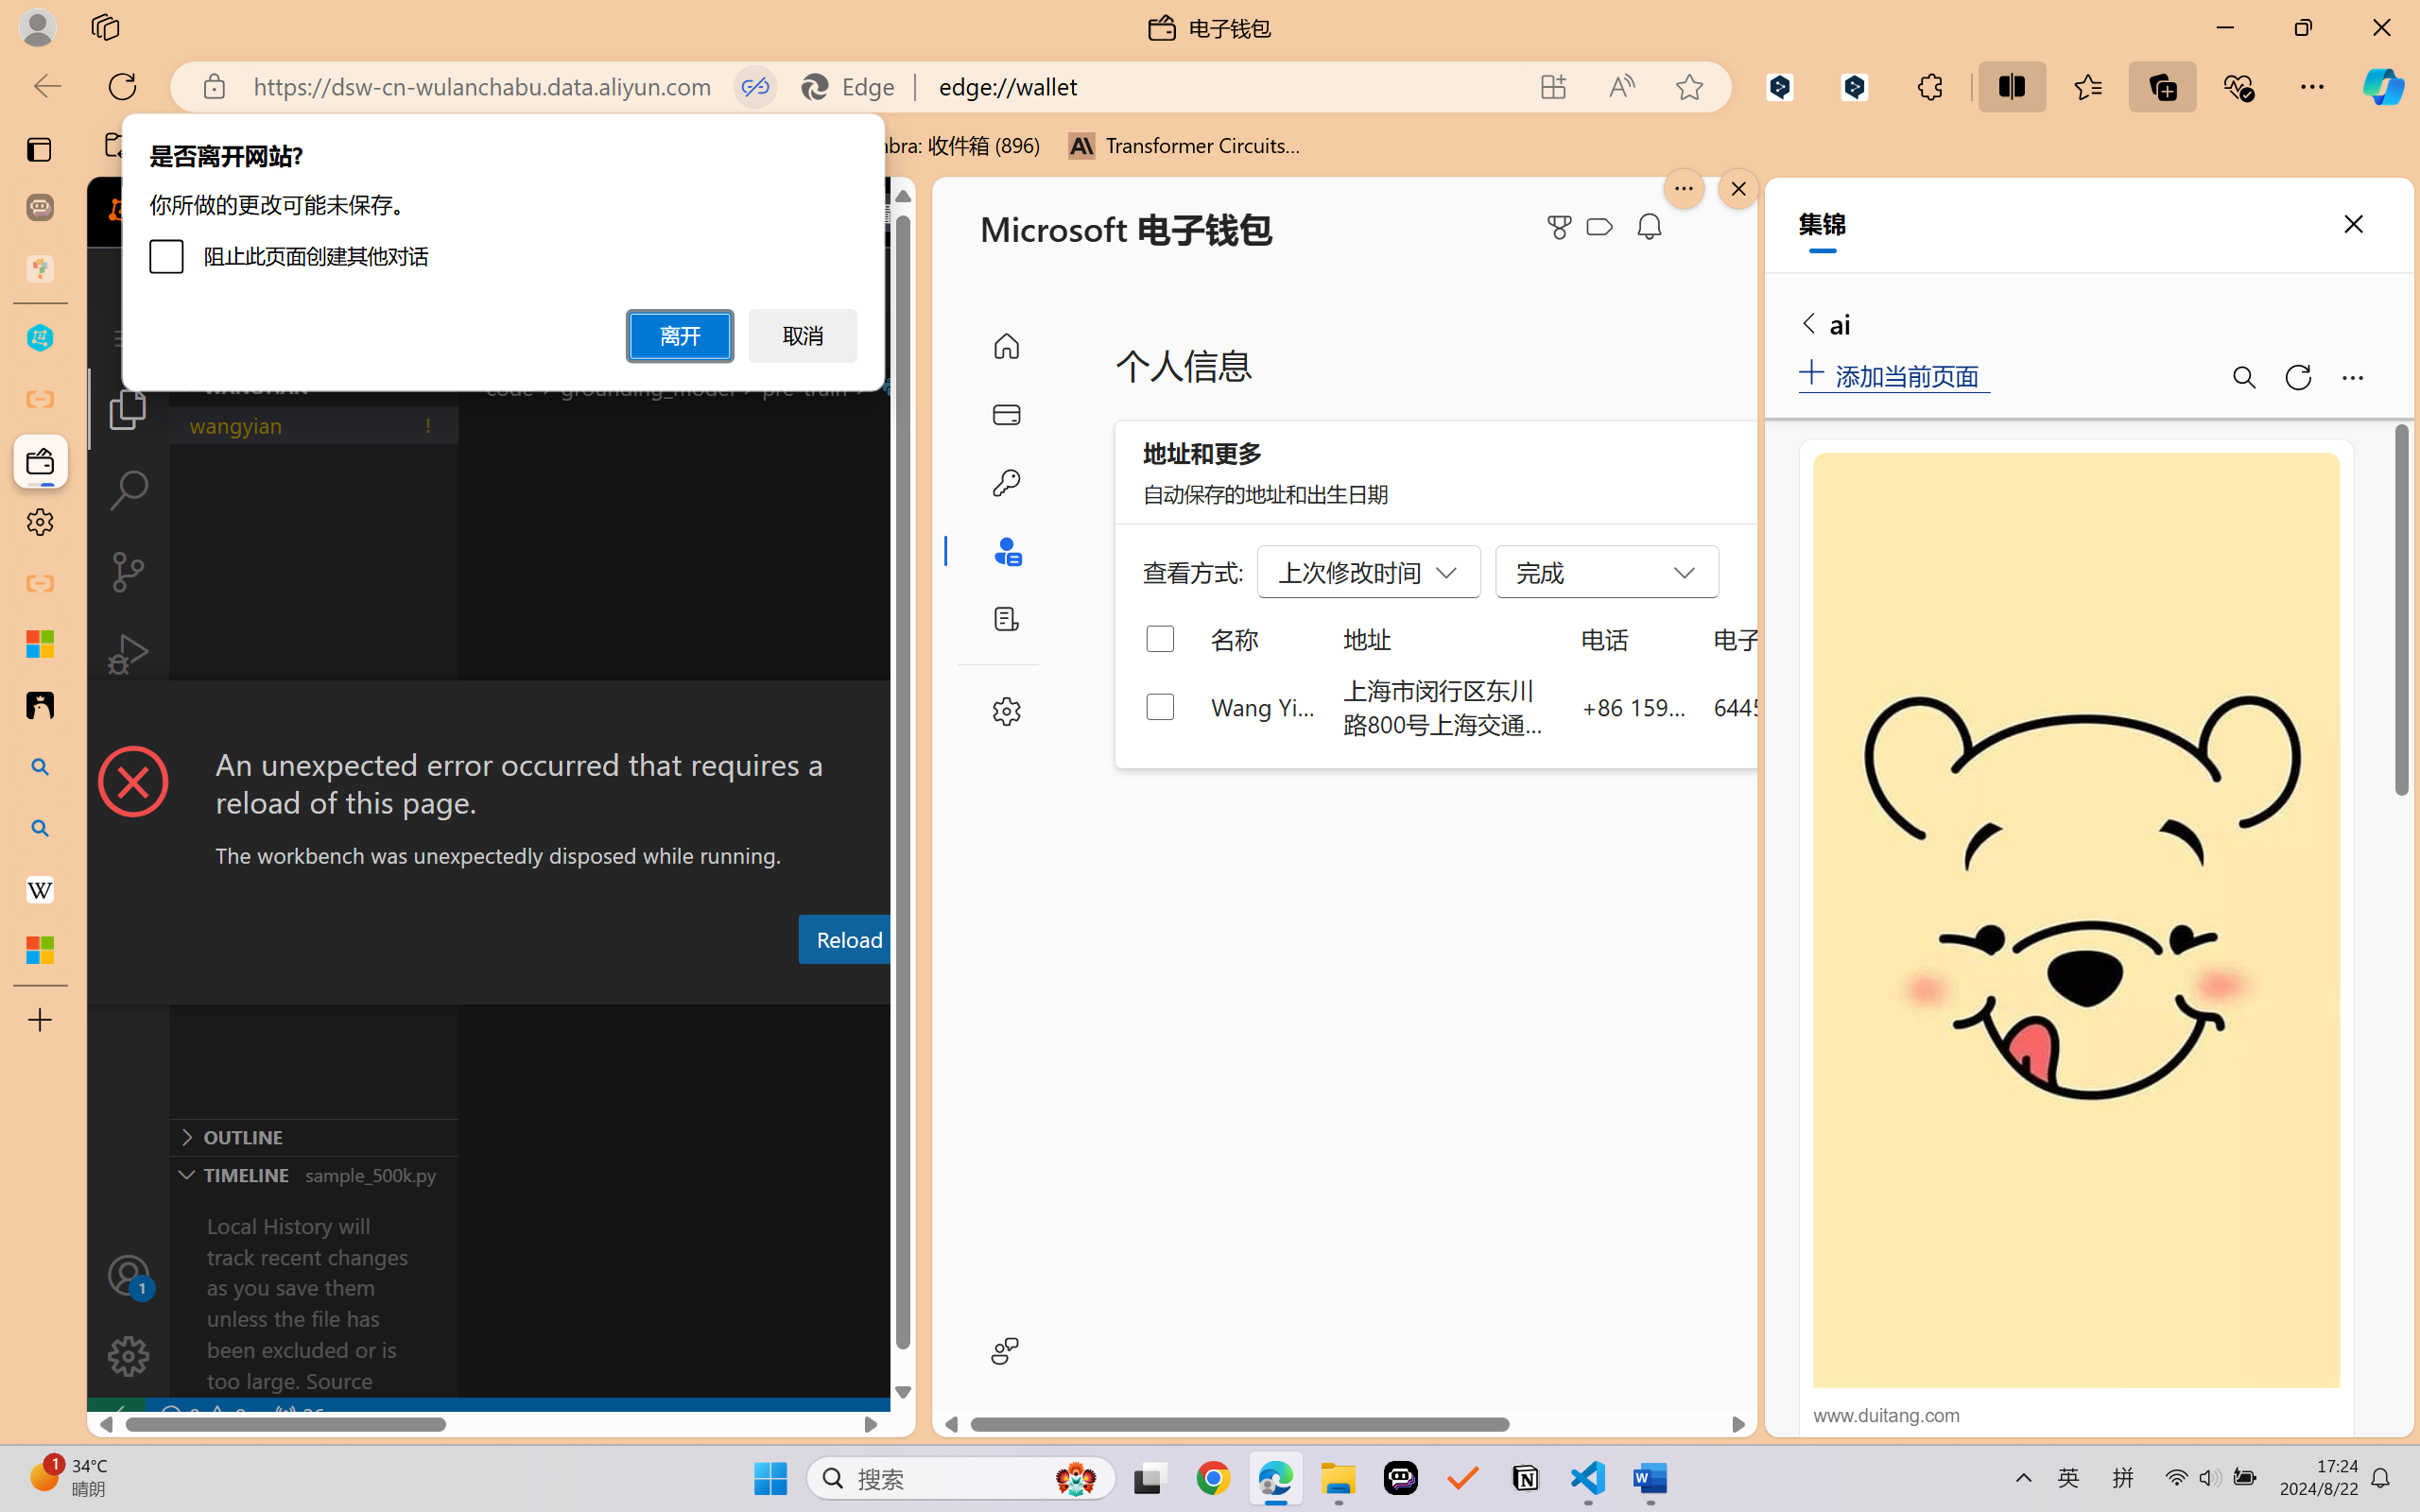 This screenshot has width=2420, height=1512. I want to click on 'Run and Debug (Ctrl+Shift+D)', so click(127, 653).